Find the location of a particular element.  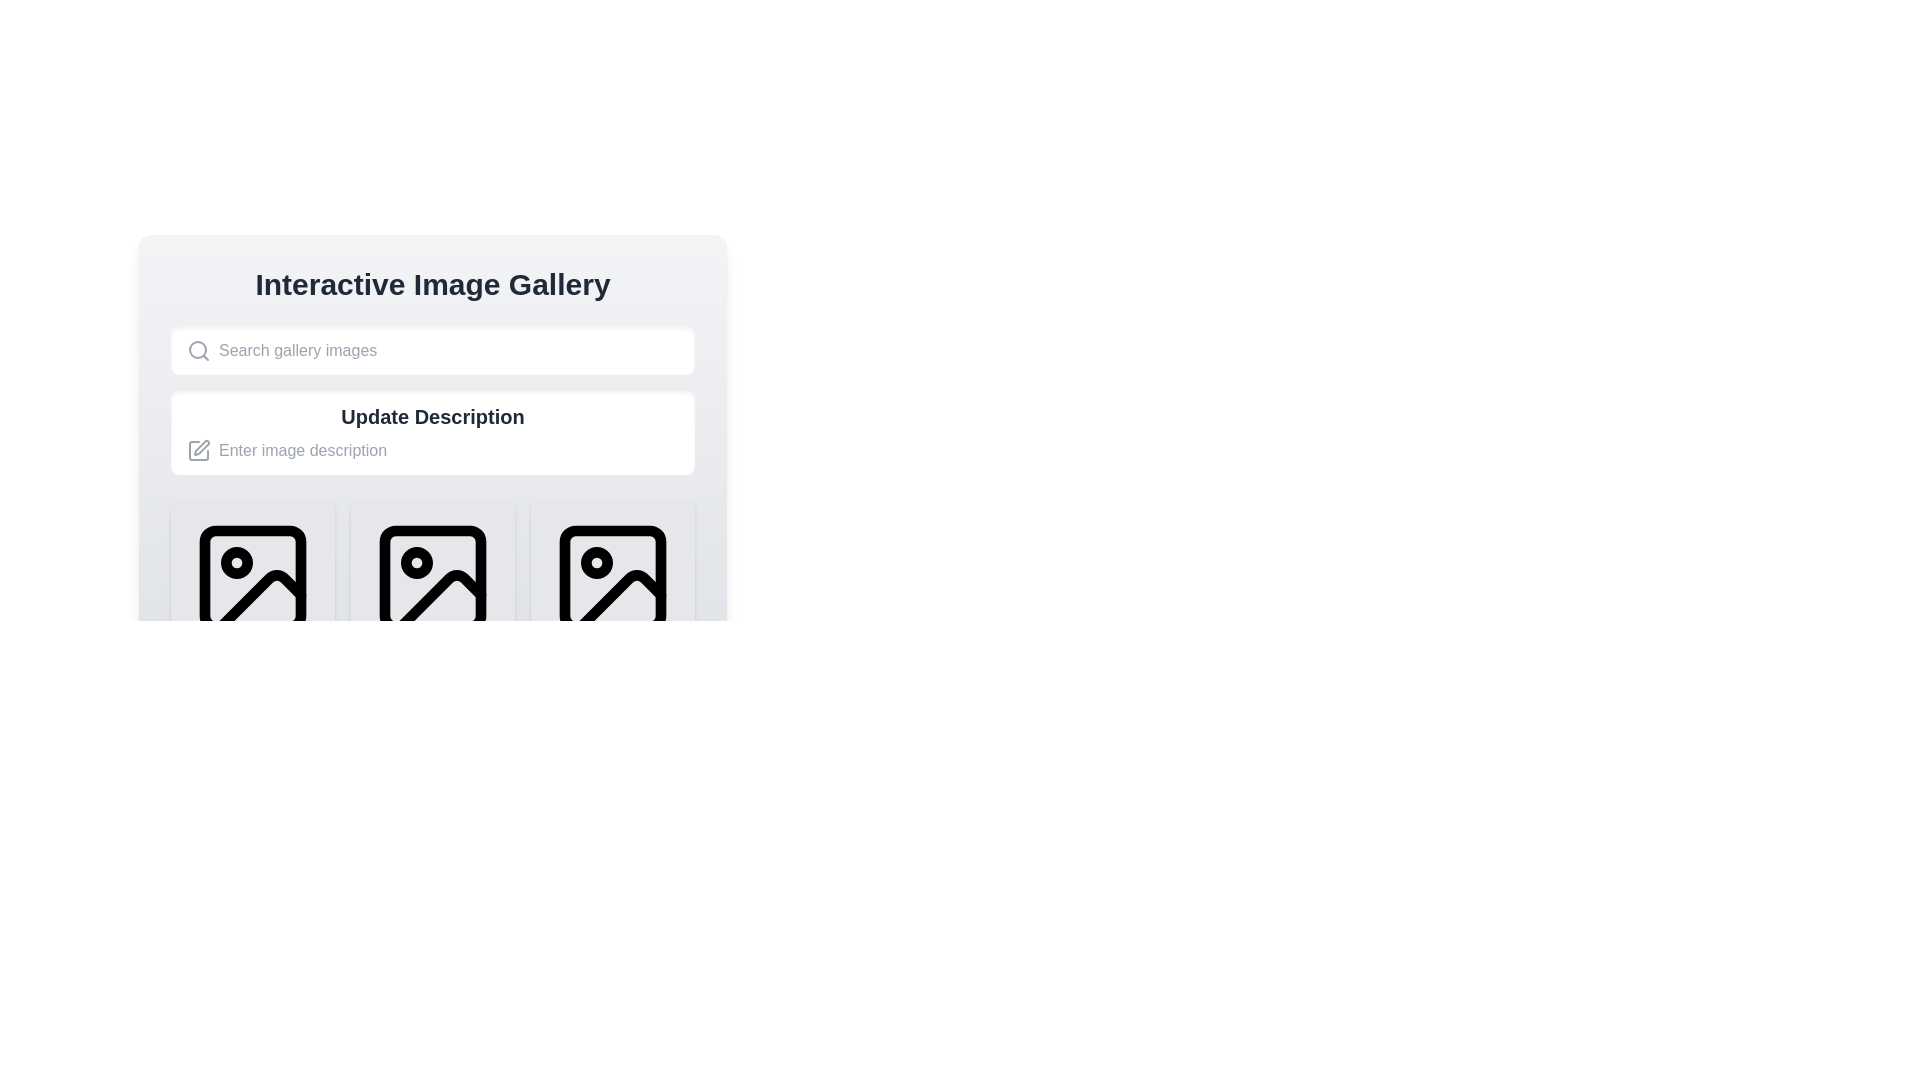

the SVG image icon that represents an image placeholder, which is the second icon in a horizontal row of three icons within a card labeled 'Image 2' is located at coordinates (431, 578).